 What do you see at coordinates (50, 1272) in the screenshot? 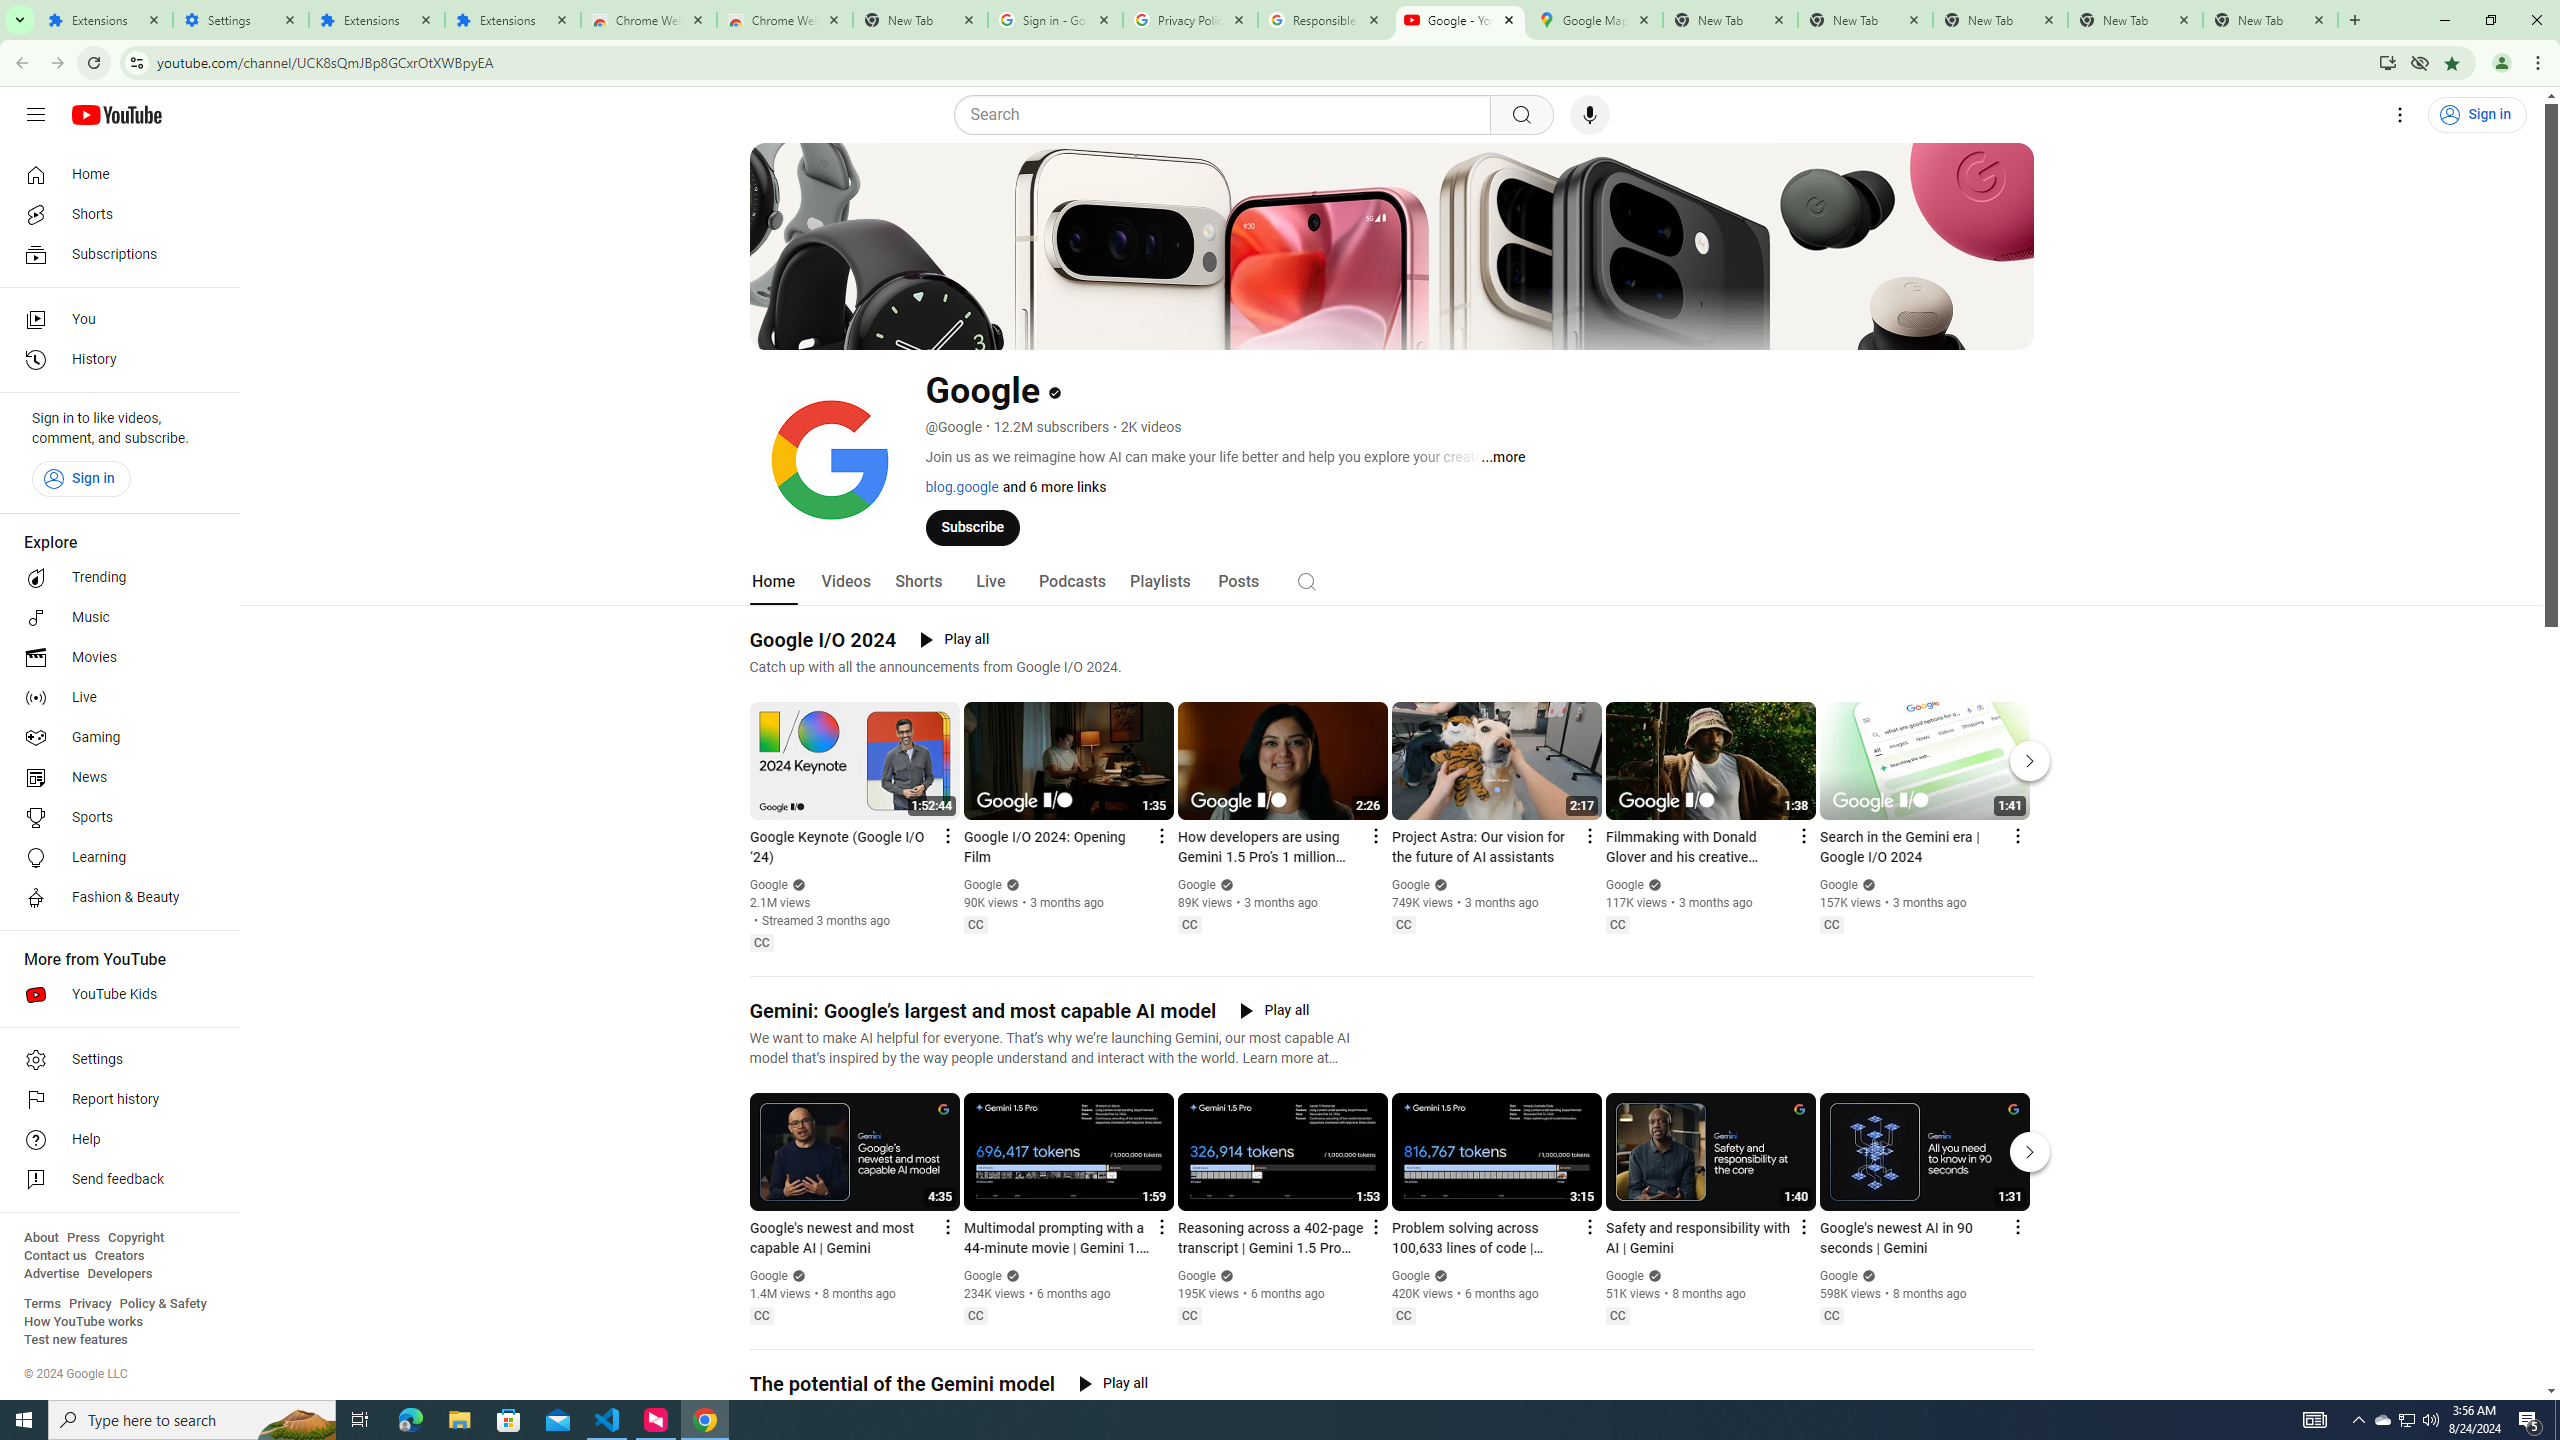
I see `'Advertise'` at bounding box center [50, 1272].